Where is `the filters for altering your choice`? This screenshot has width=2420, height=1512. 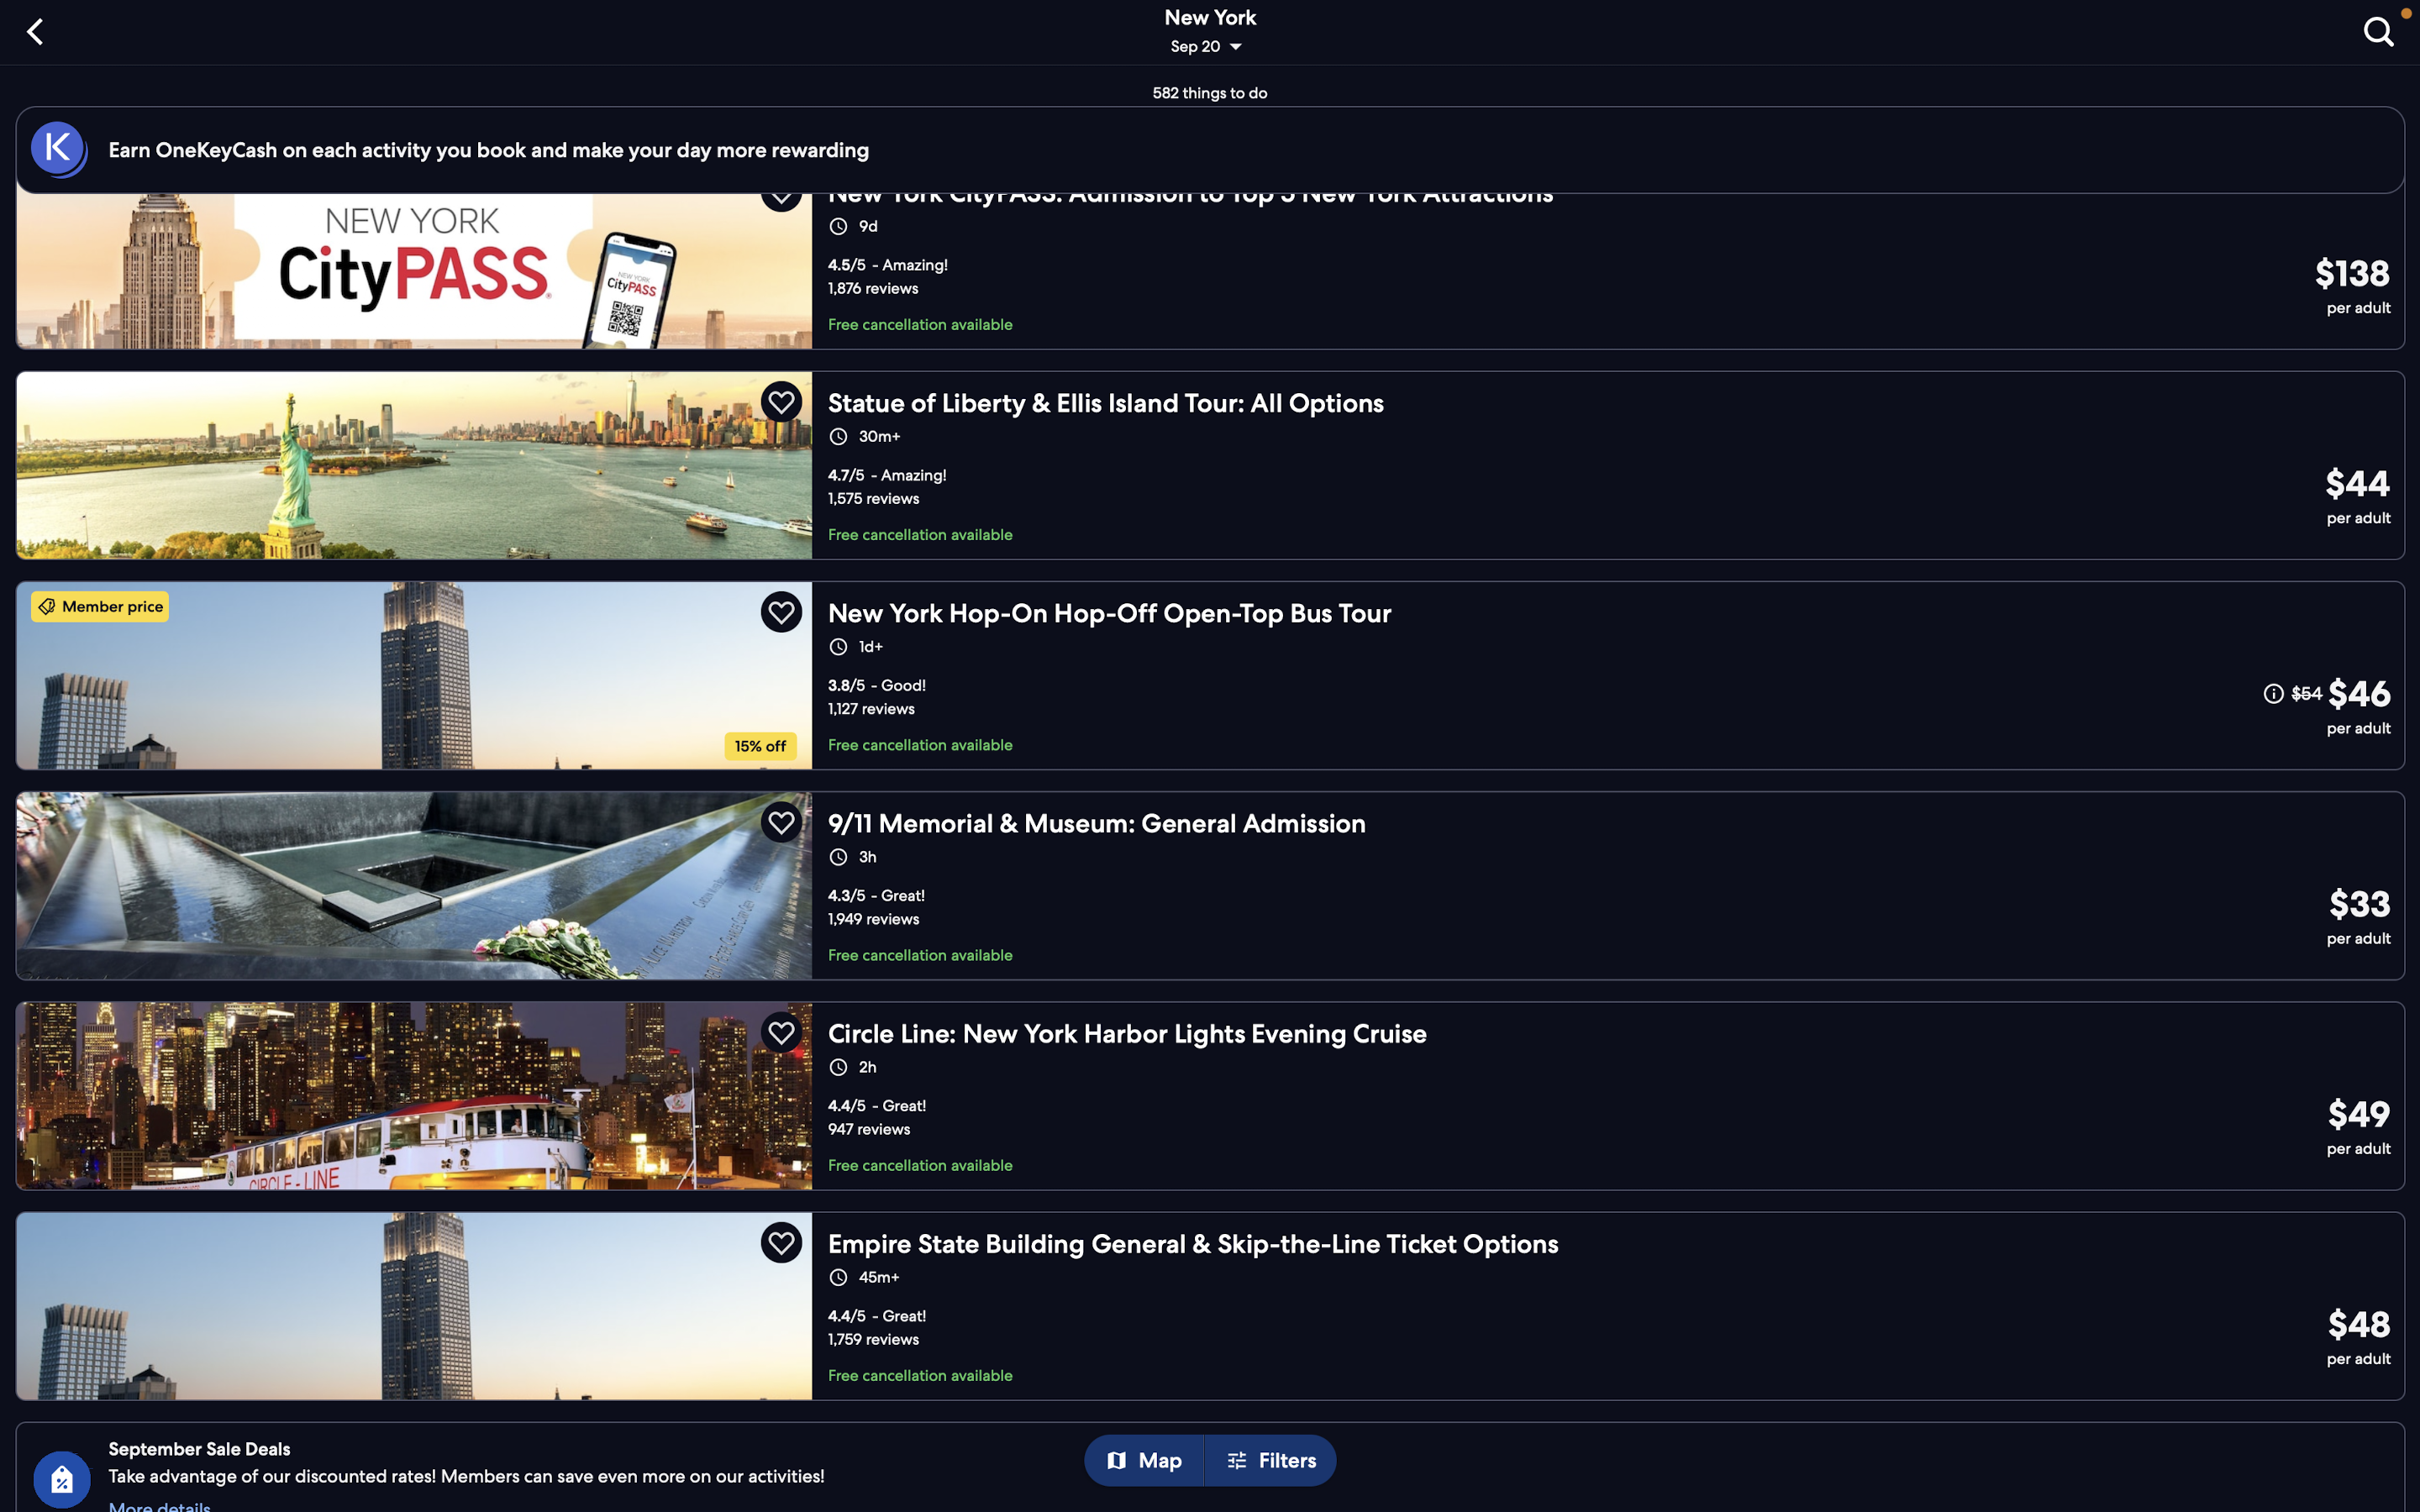 the filters for altering your choice is located at coordinates (1276, 1461).